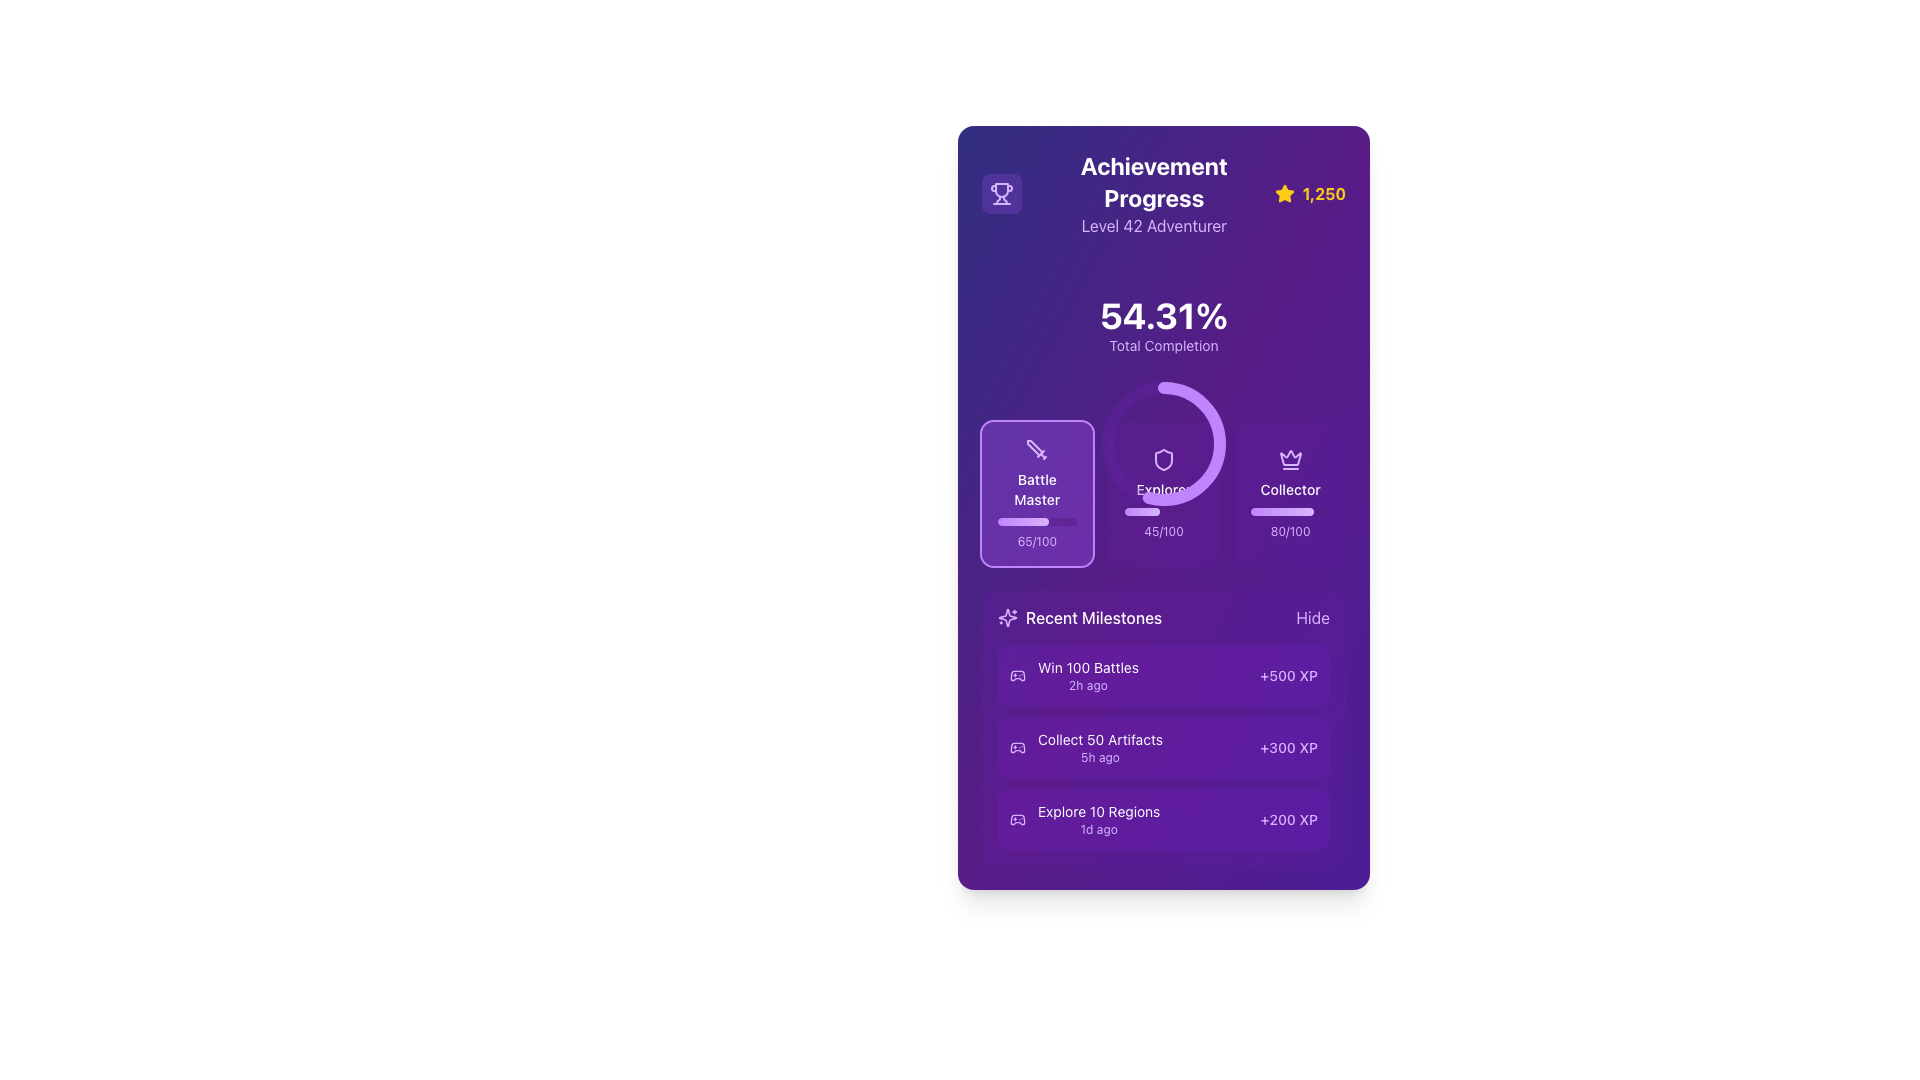 The height and width of the screenshot is (1080, 1920). What do you see at coordinates (1163, 459) in the screenshot?
I see `the shield-shaped SVG icon with a purple-tinted stroke located in the 'Explorer' section of the 'Achievement Progress' UI card, positioned above the text 'Explorer'` at bounding box center [1163, 459].